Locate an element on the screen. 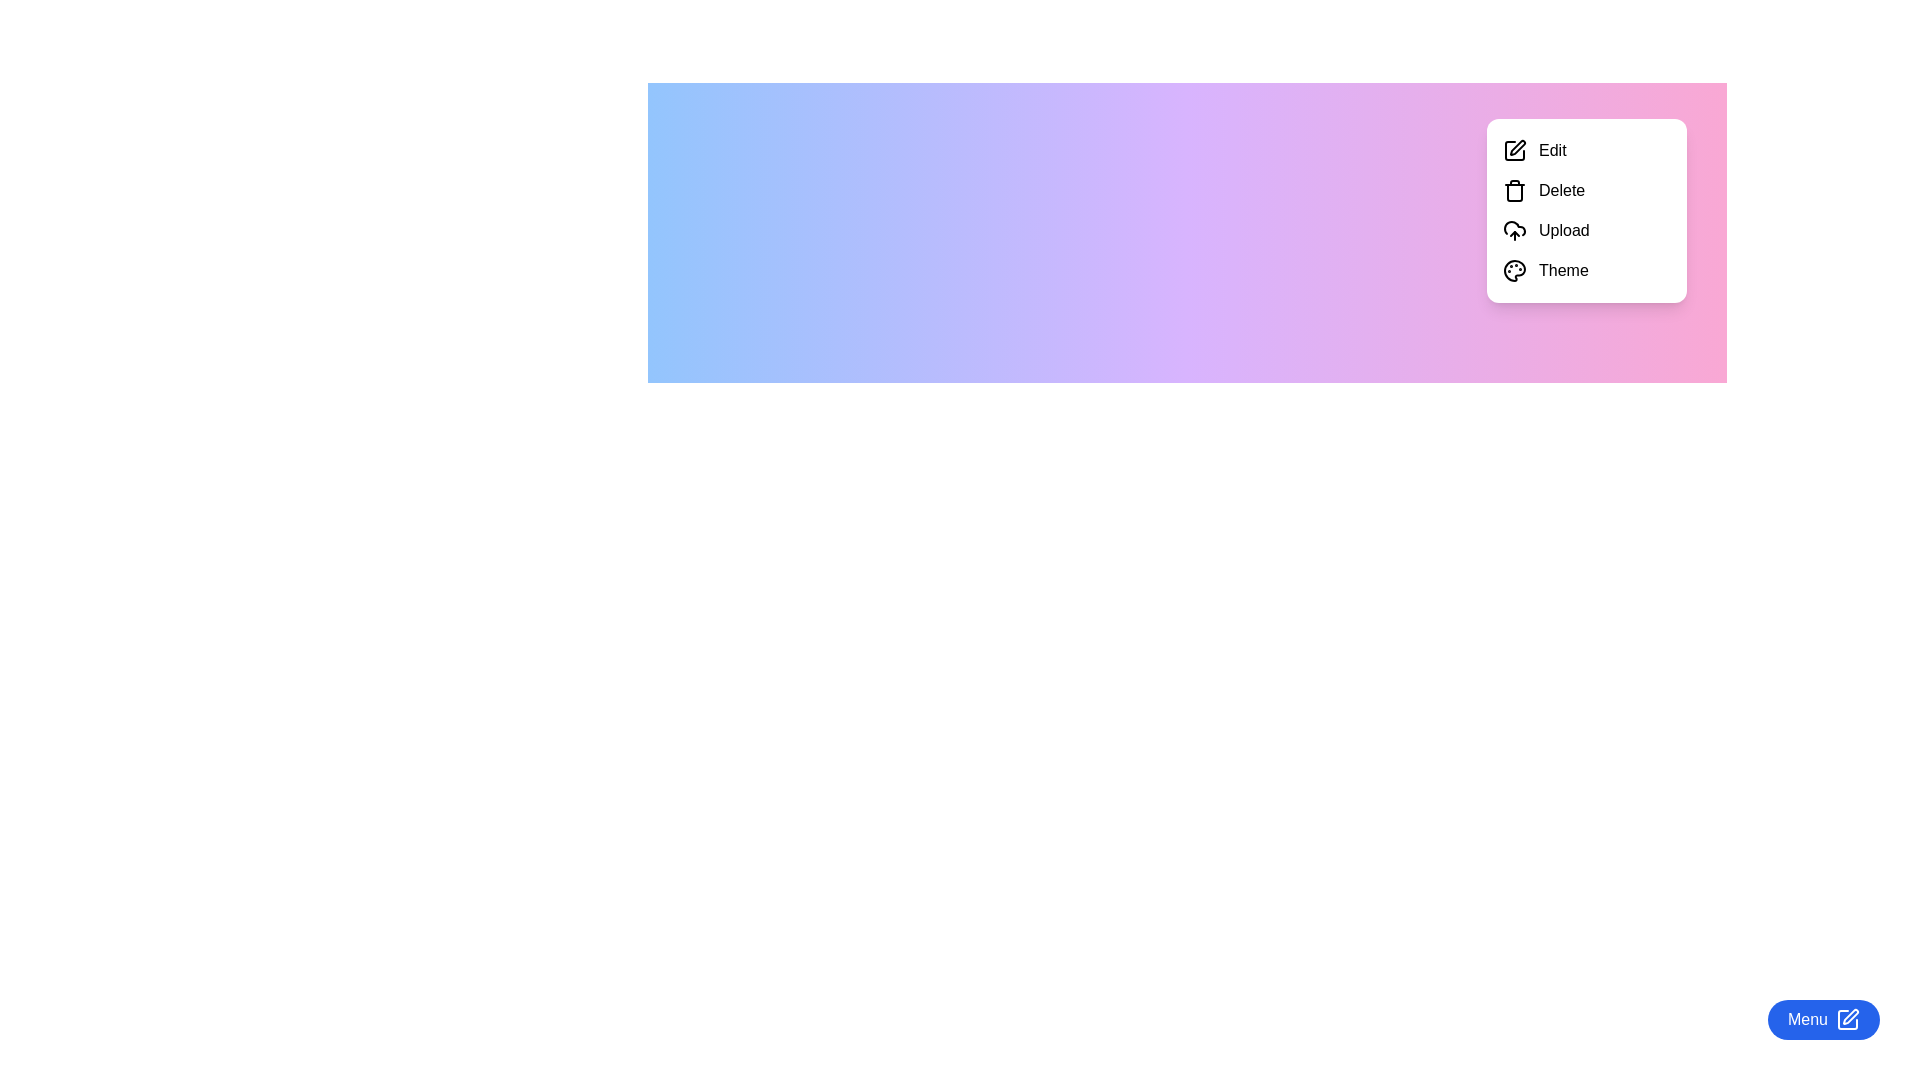 The width and height of the screenshot is (1920, 1080). the Edit menu option is located at coordinates (1586, 149).